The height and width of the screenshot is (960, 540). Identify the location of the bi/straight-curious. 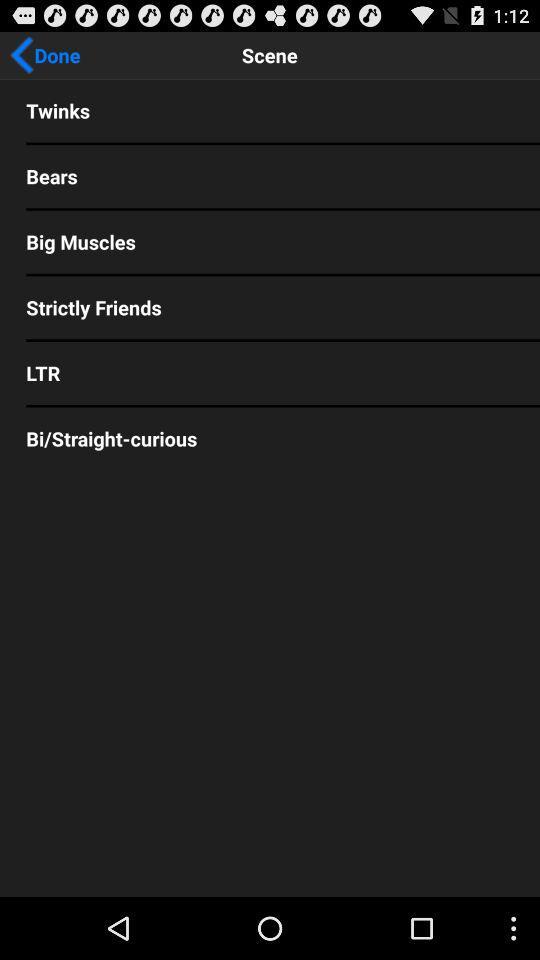
(270, 438).